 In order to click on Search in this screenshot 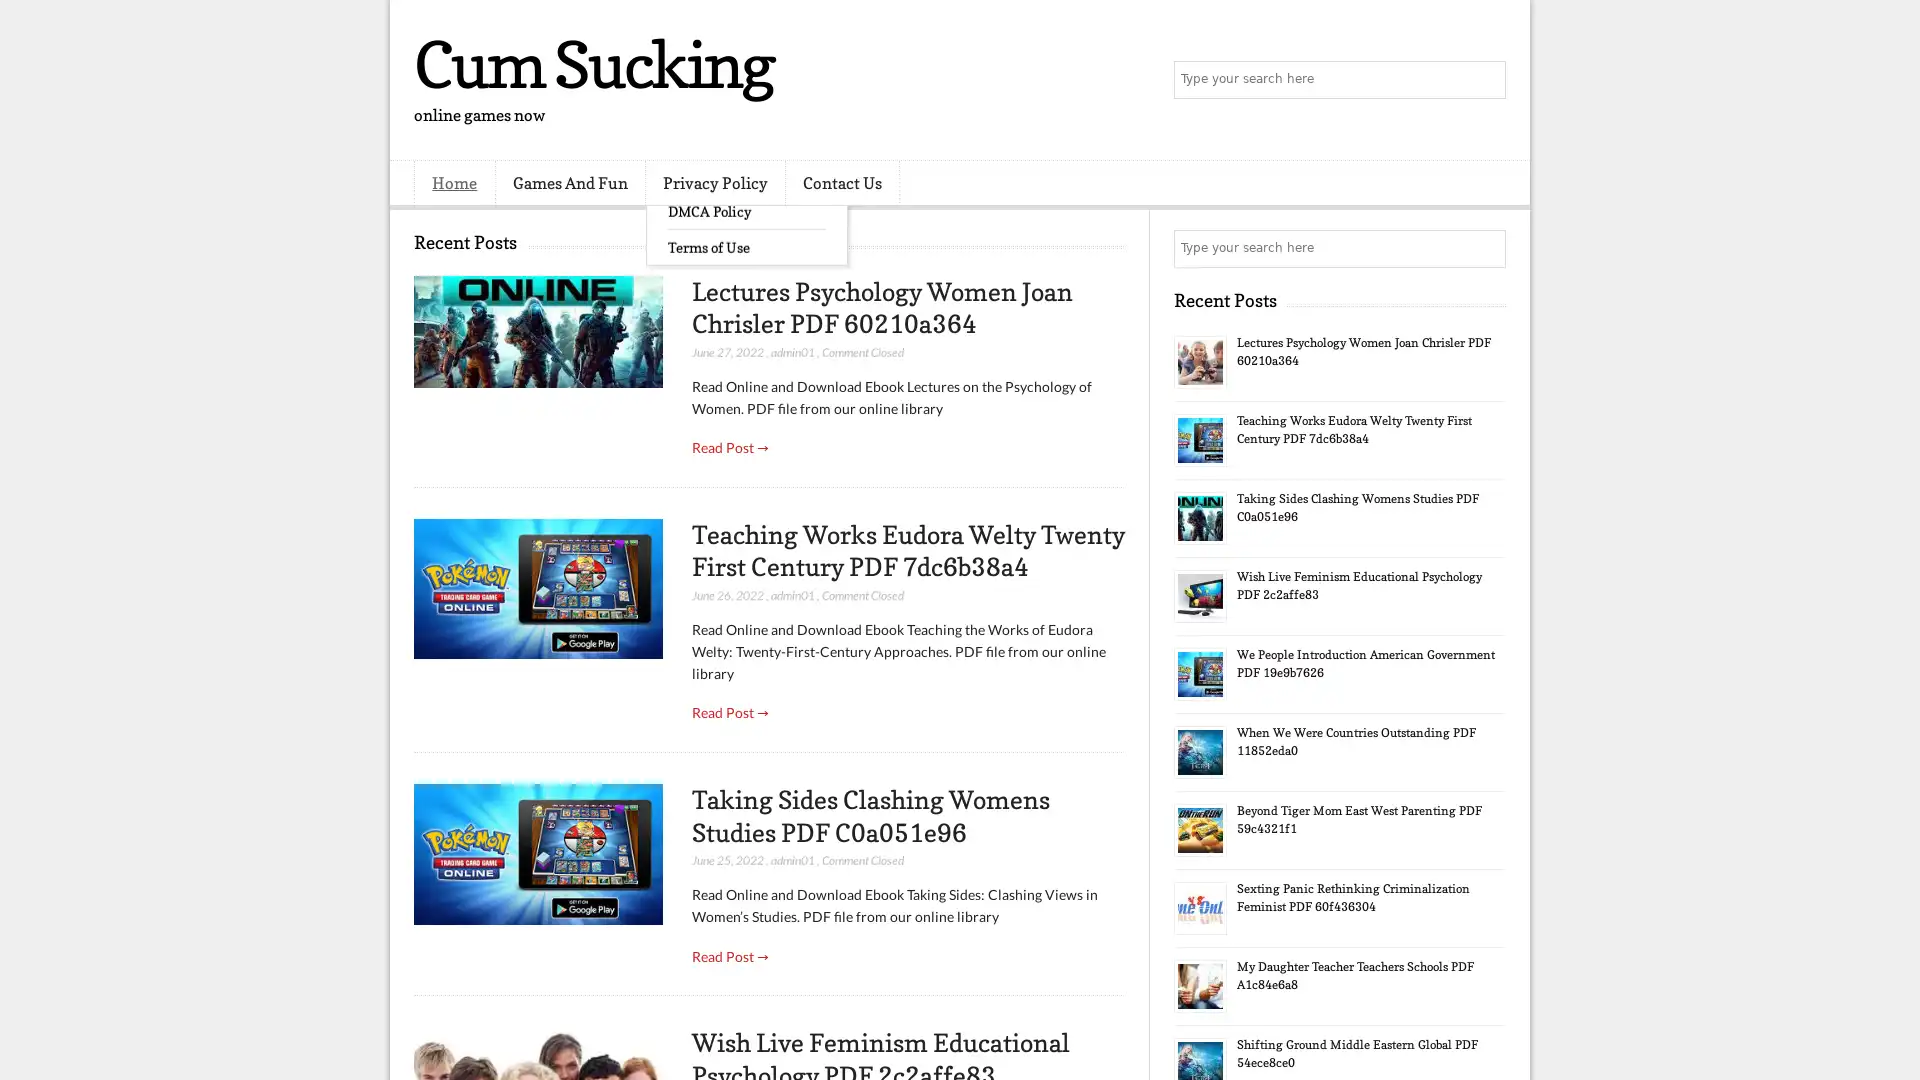, I will do `click(1485, 248)`.